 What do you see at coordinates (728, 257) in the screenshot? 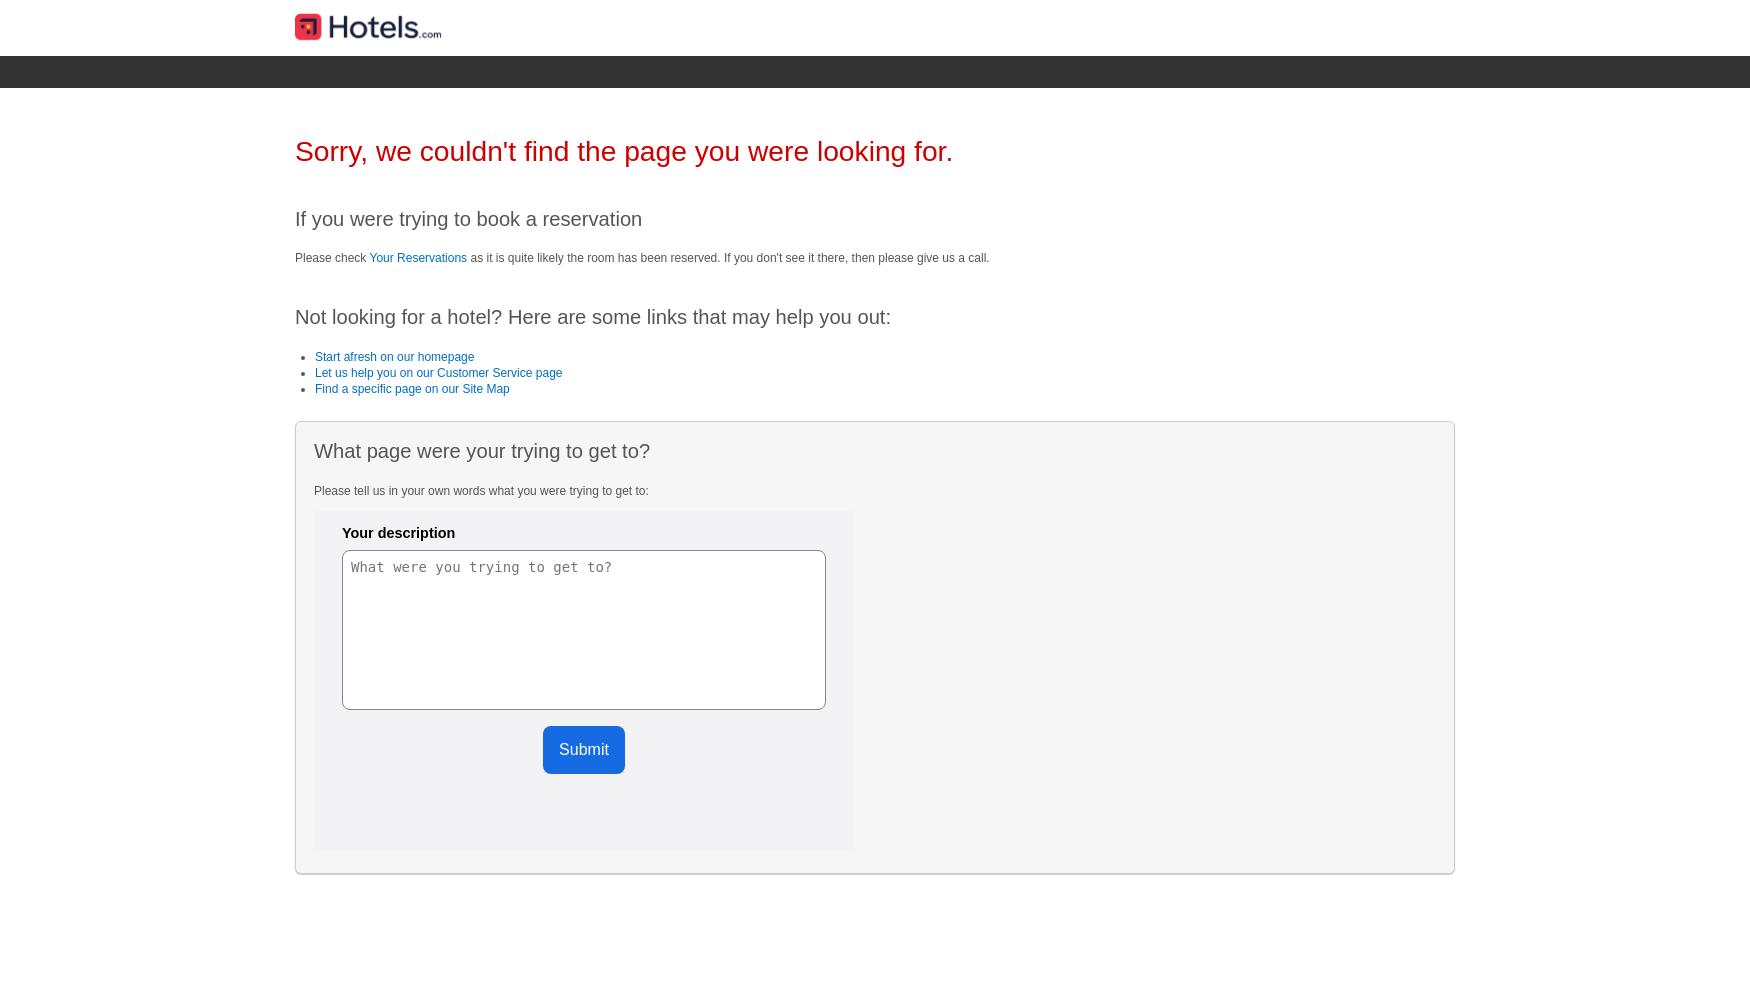
I see `'as it is quite likely the room has been reserved. If you don't see it there, then please give us a call.'` at bounding box center [728, 257].